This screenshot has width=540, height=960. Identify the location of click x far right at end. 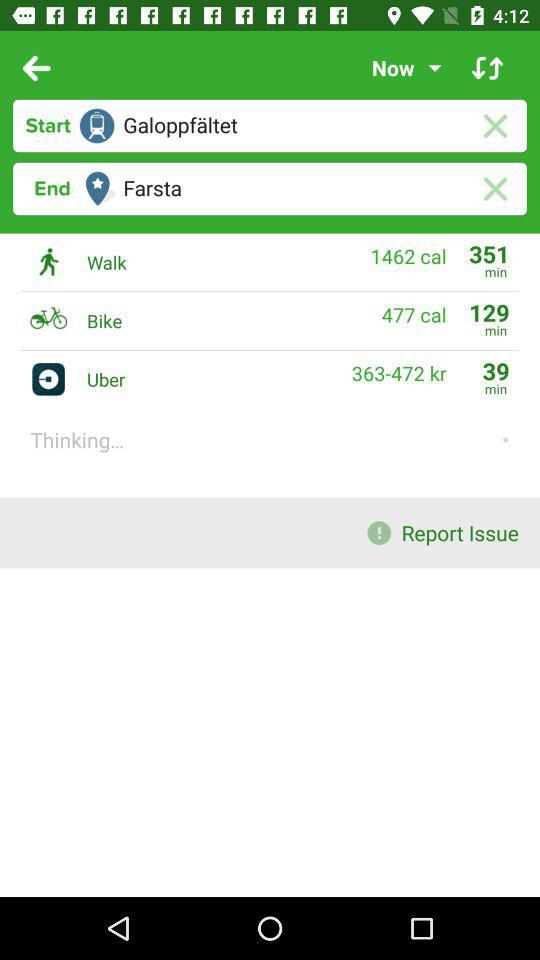
(494, 189).